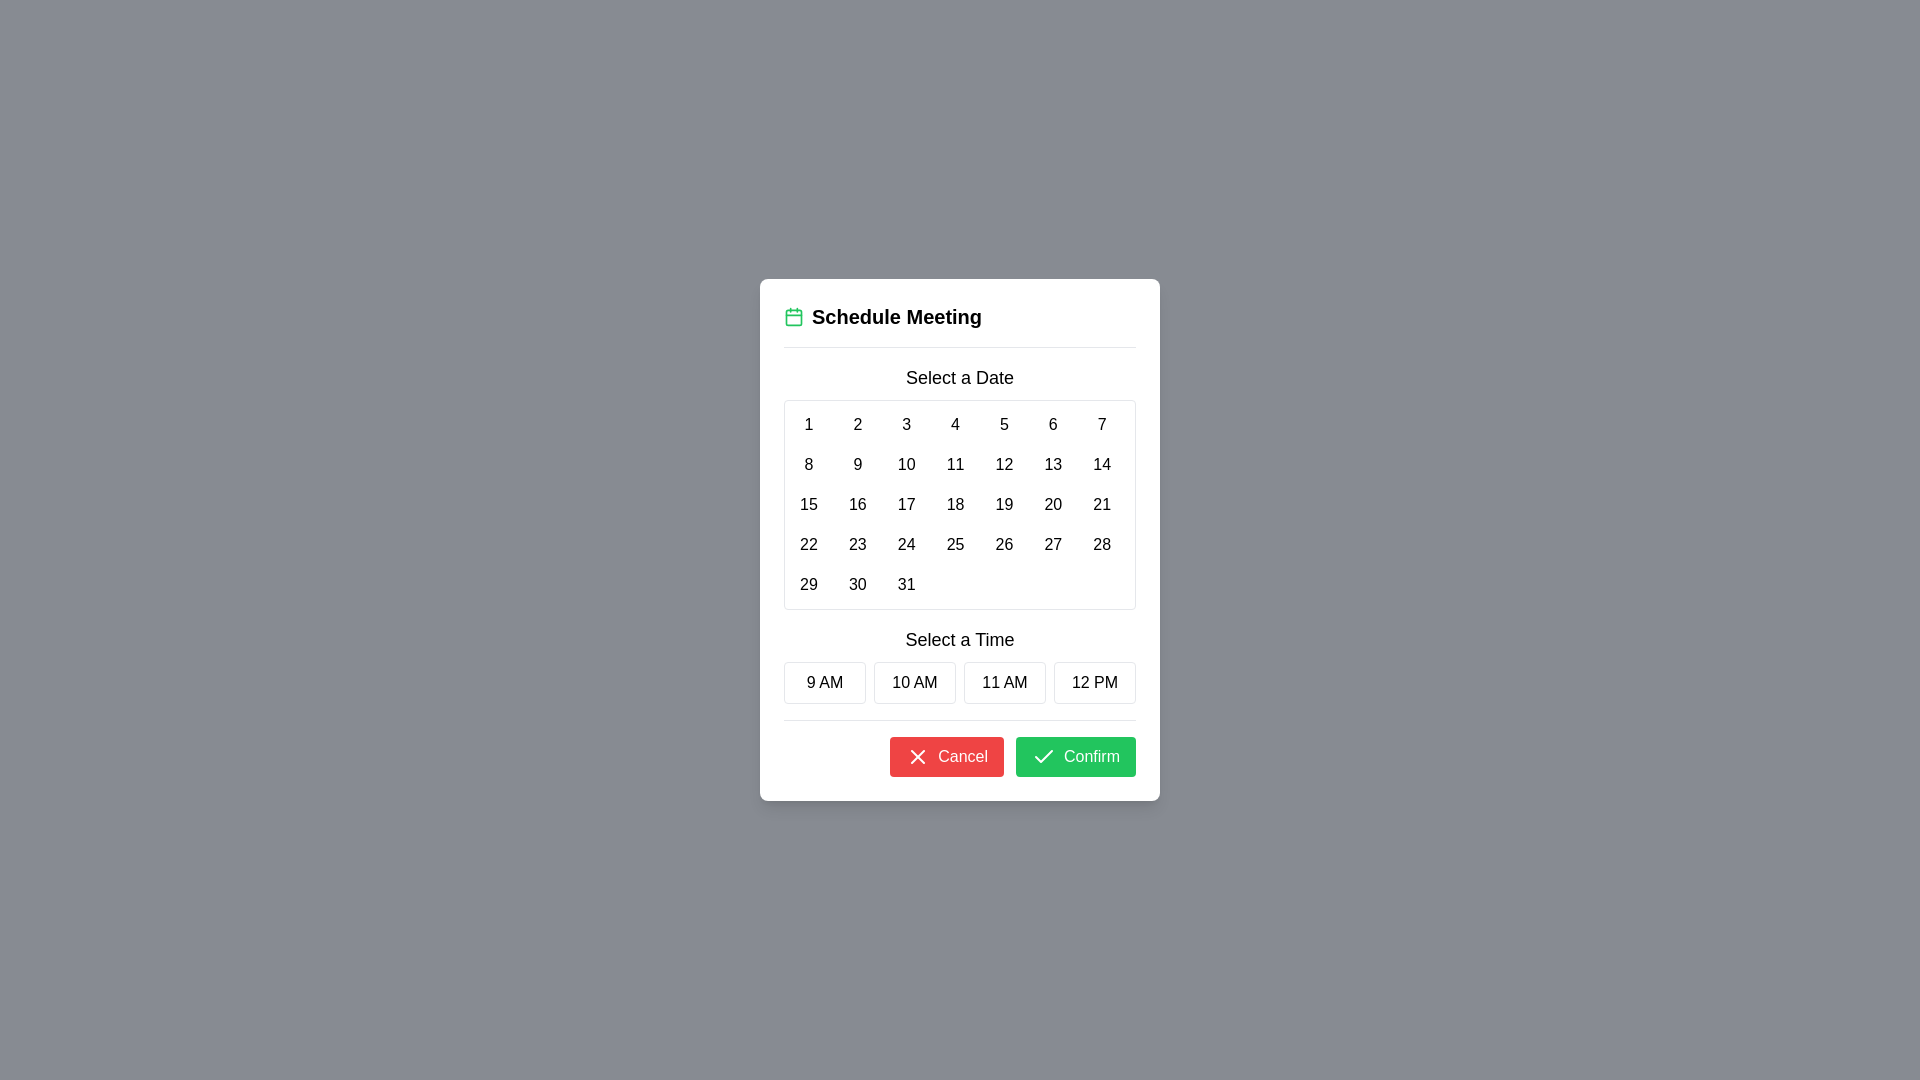 The height and width of the screenshot is (1080, 1920). What do you see at coordinates (896, 315) in the screenshot?
I see `the bold text label that reads 'Schedule Meeting', which is centrally positioned at the top of the dialog box interface` at bounding box center [896, 315].